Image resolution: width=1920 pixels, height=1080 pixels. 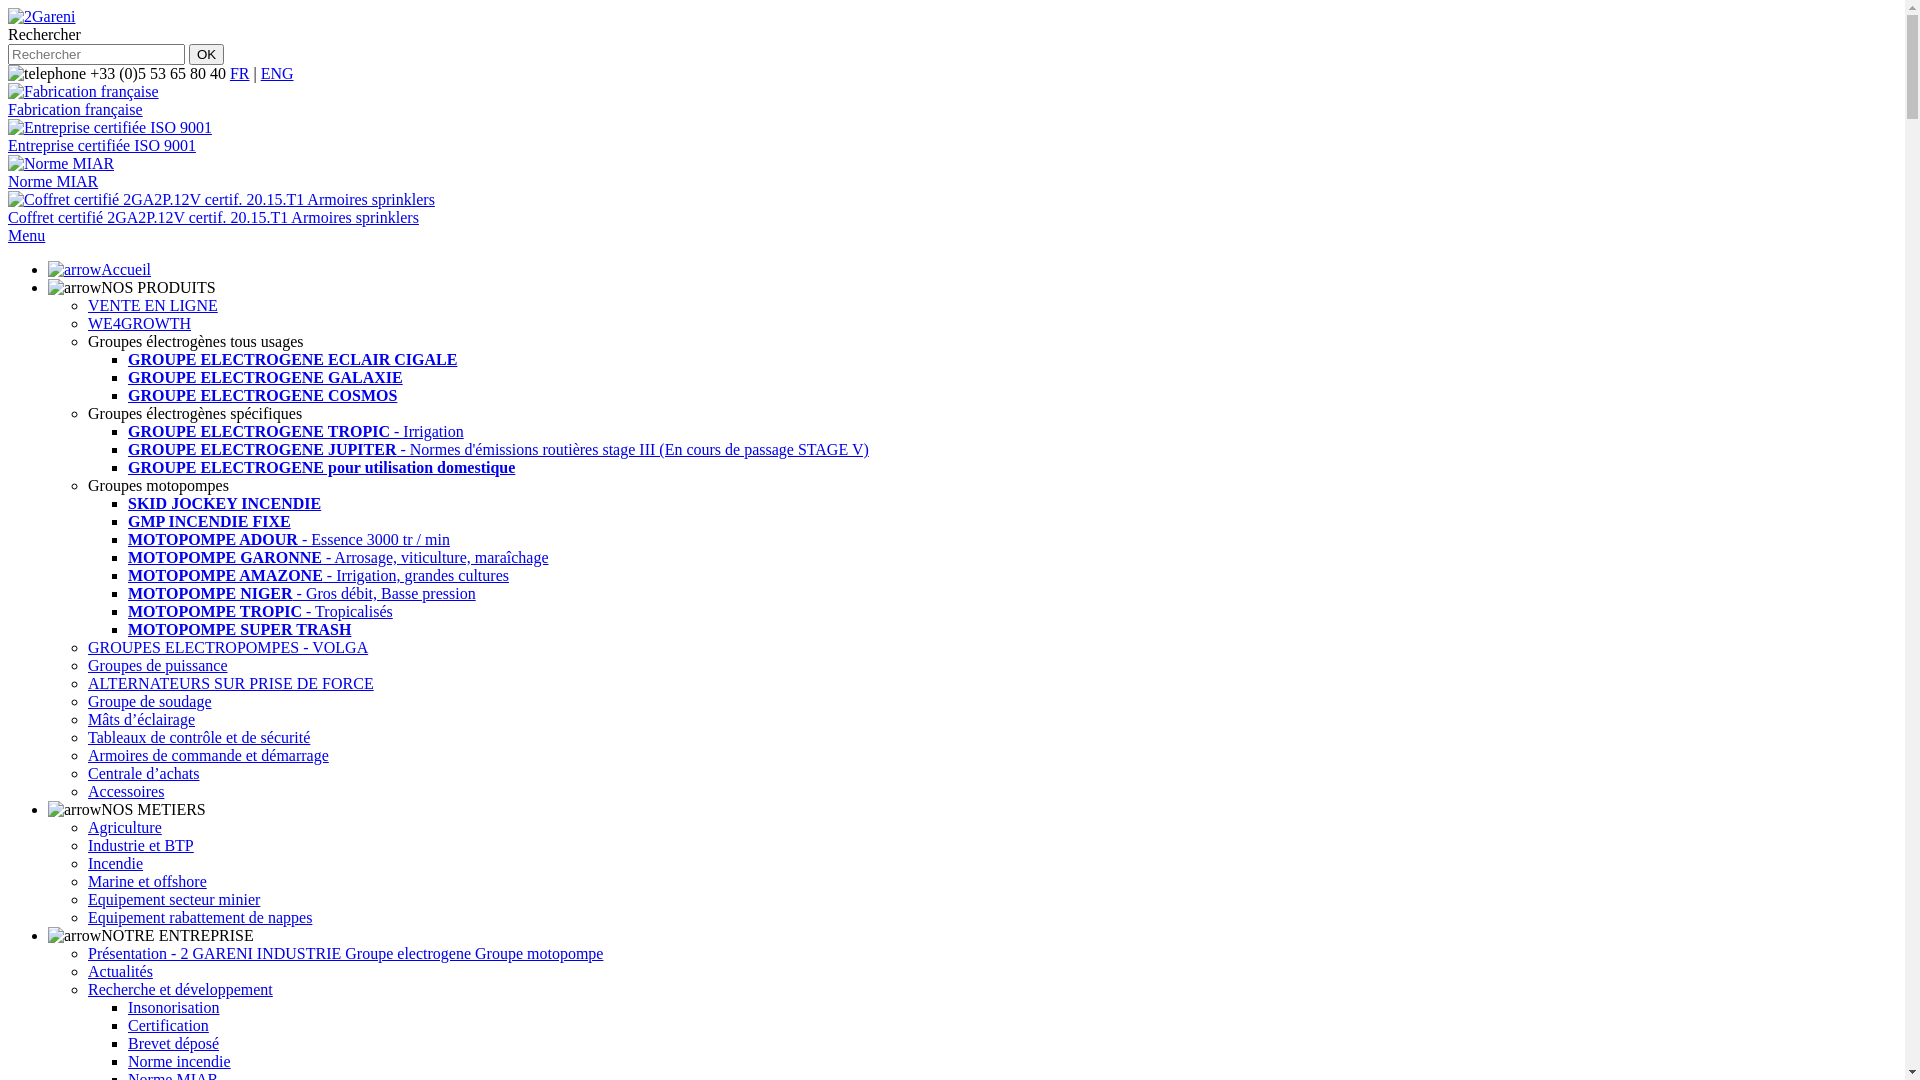 I want to click on 'Marine et offshore', so click(x=86, y=880).